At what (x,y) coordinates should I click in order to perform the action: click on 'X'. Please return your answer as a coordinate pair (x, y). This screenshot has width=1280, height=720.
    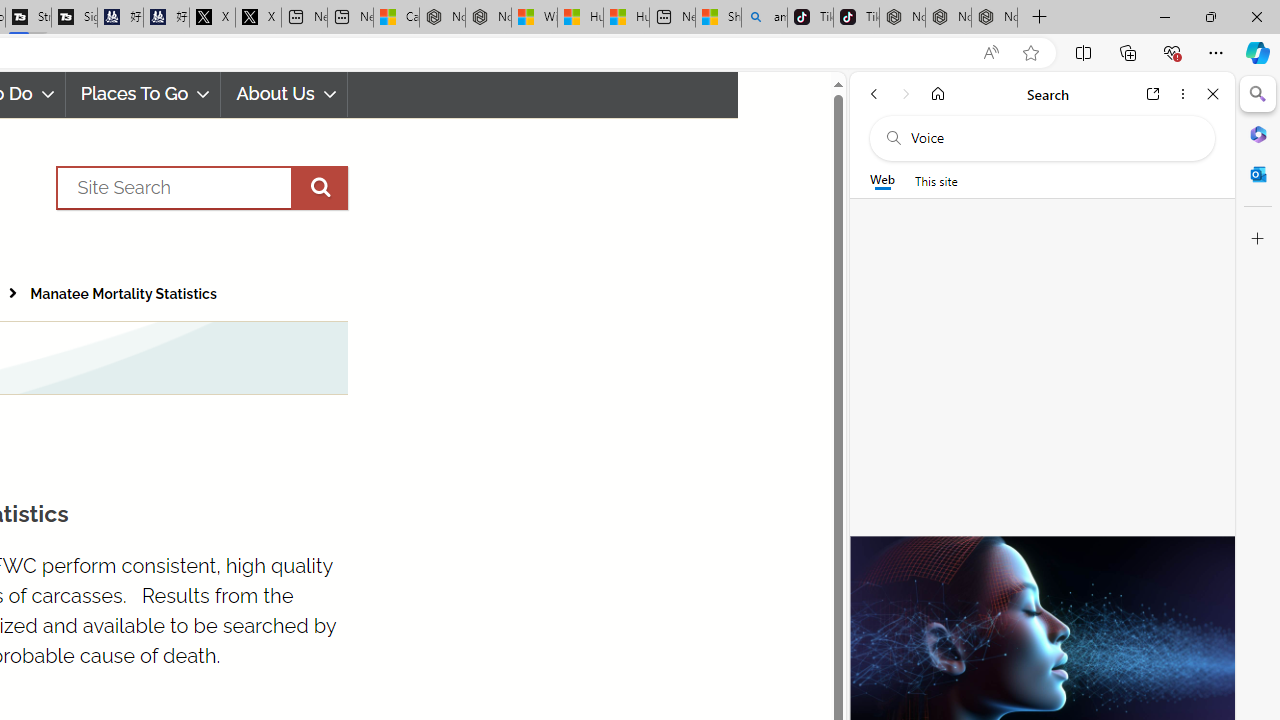
    Looking at the image, I should click on (257, 17).